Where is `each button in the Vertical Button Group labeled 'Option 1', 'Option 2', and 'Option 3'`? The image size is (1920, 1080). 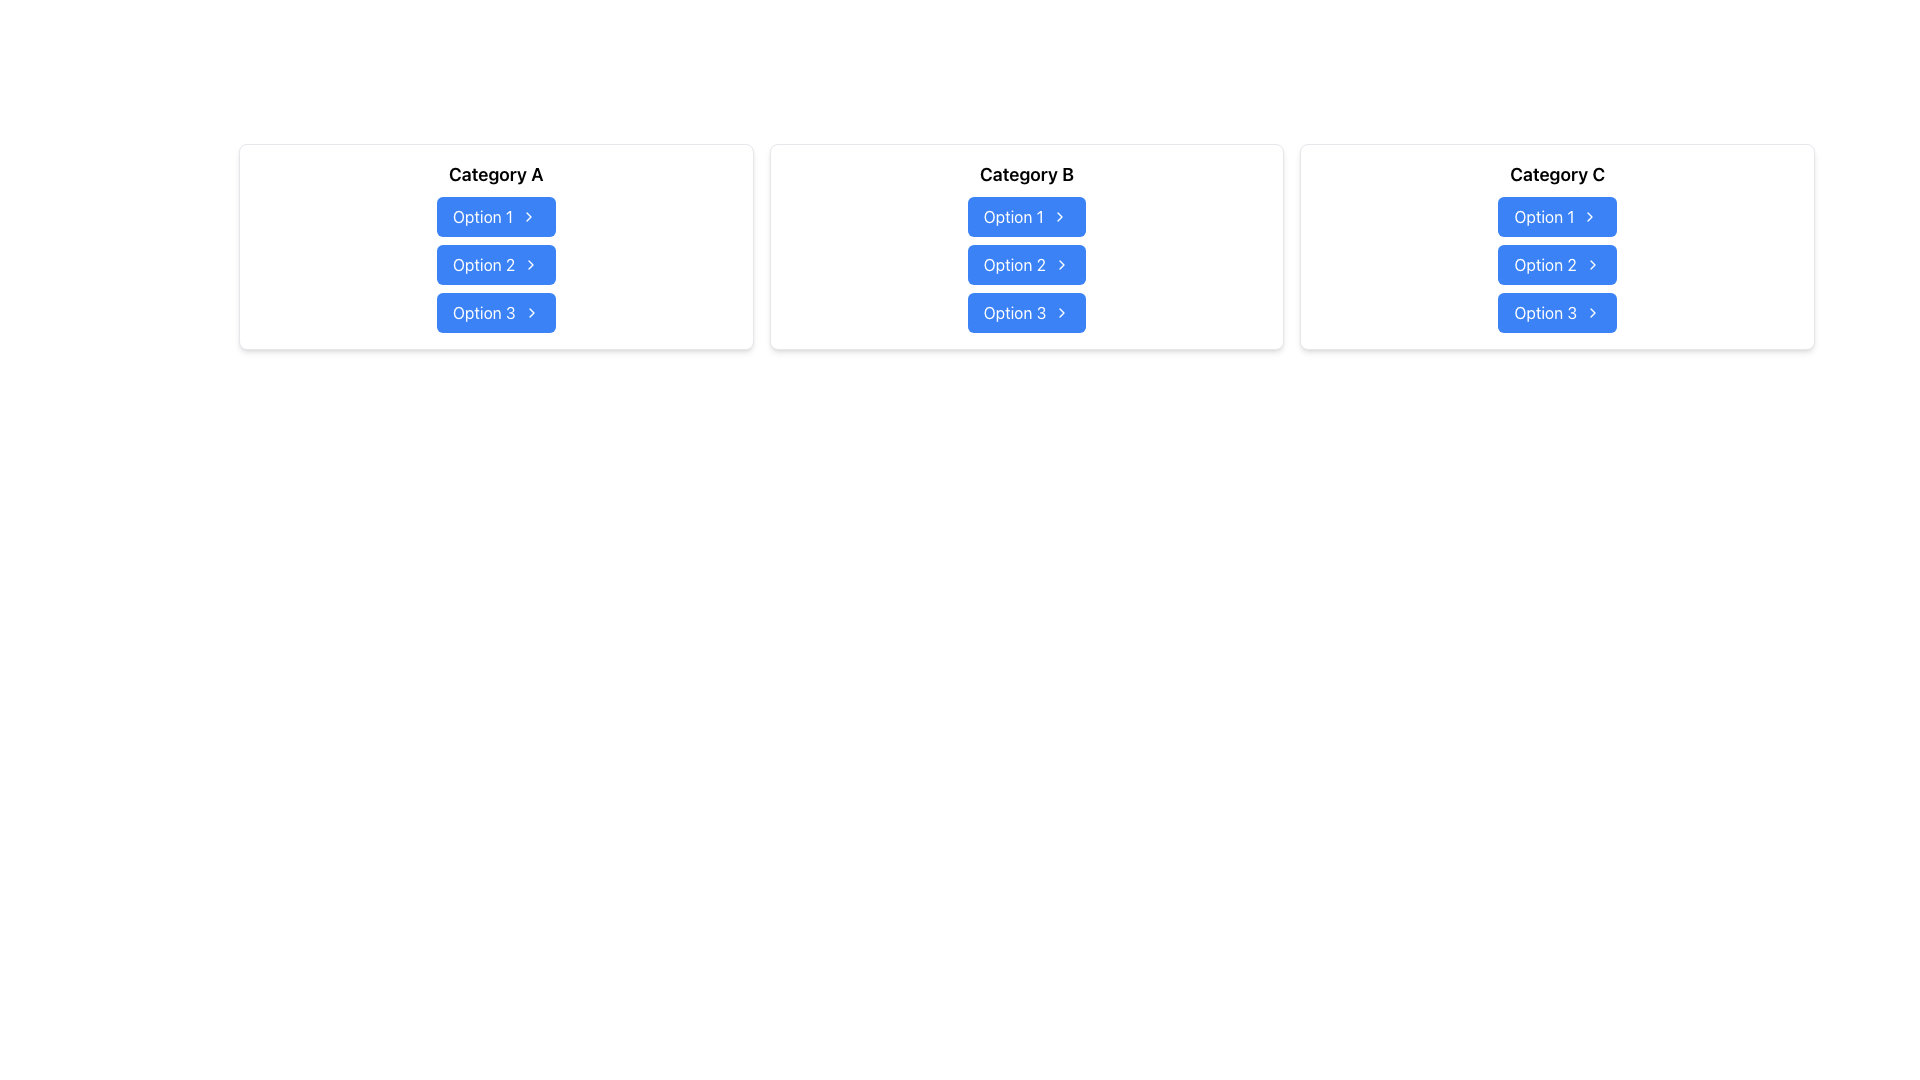 each button in the Vertical Button Group labeled 'Option 1', 'Option 2', and 'Option 3' is located at coordinates (1027, 264).